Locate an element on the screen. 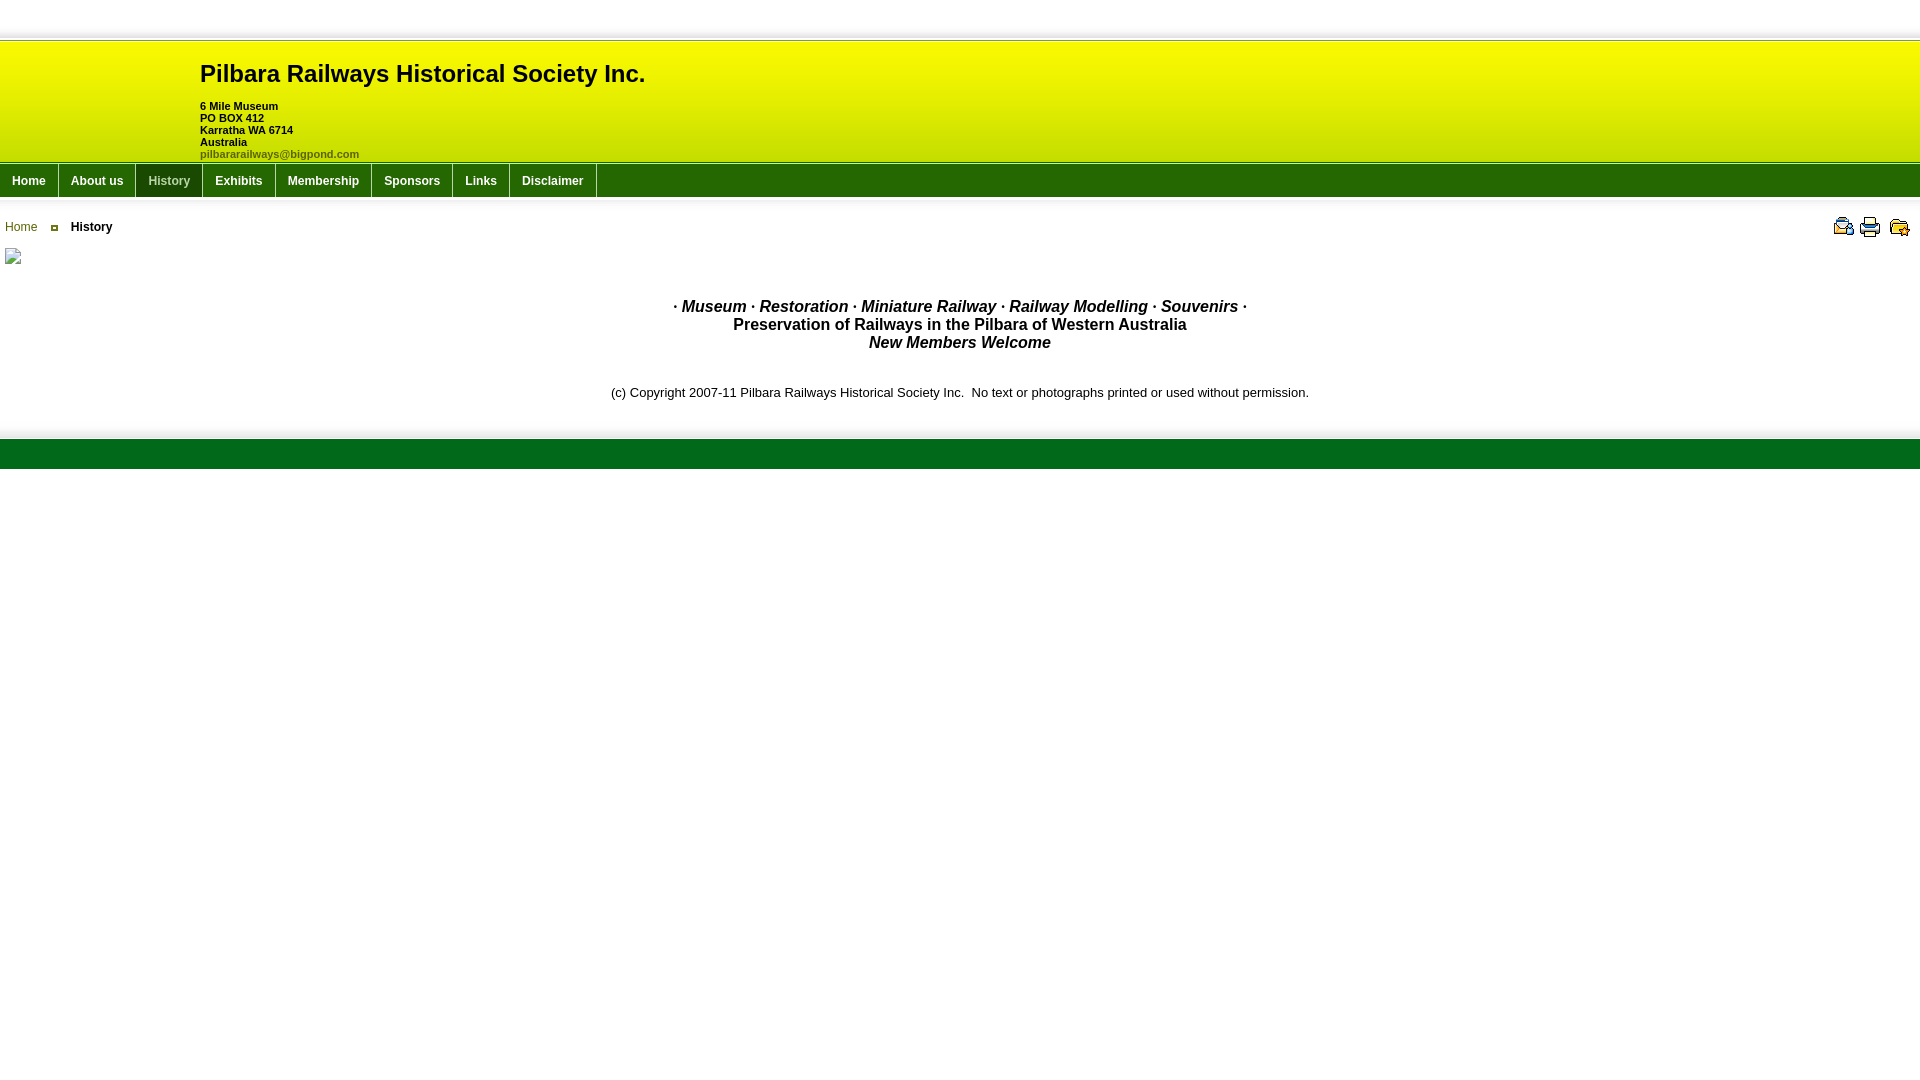  'pilbararailways@bigpond.com' is located at coordinates (278, 153).